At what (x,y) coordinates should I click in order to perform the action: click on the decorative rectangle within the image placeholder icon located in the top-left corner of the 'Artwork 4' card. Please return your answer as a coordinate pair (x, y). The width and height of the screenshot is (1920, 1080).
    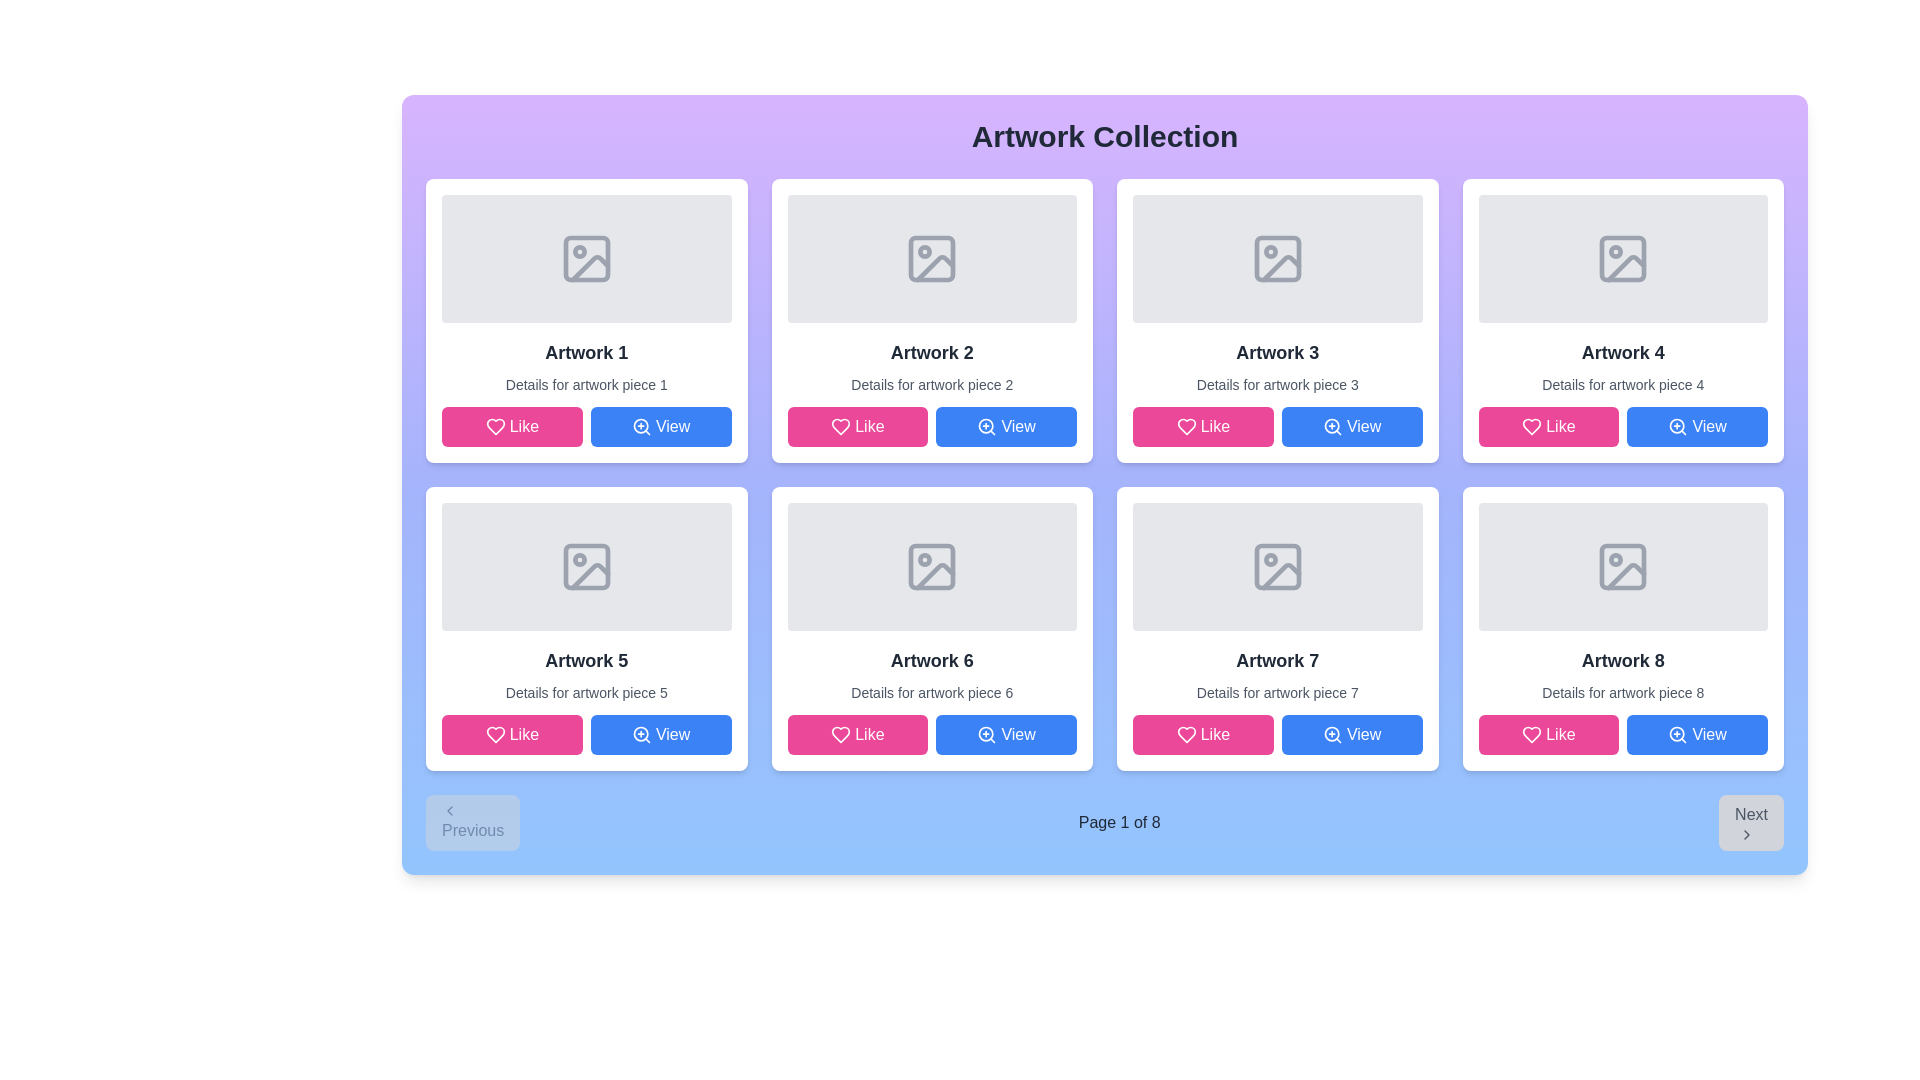
    Looking at the image, I should click on (1623, 257).